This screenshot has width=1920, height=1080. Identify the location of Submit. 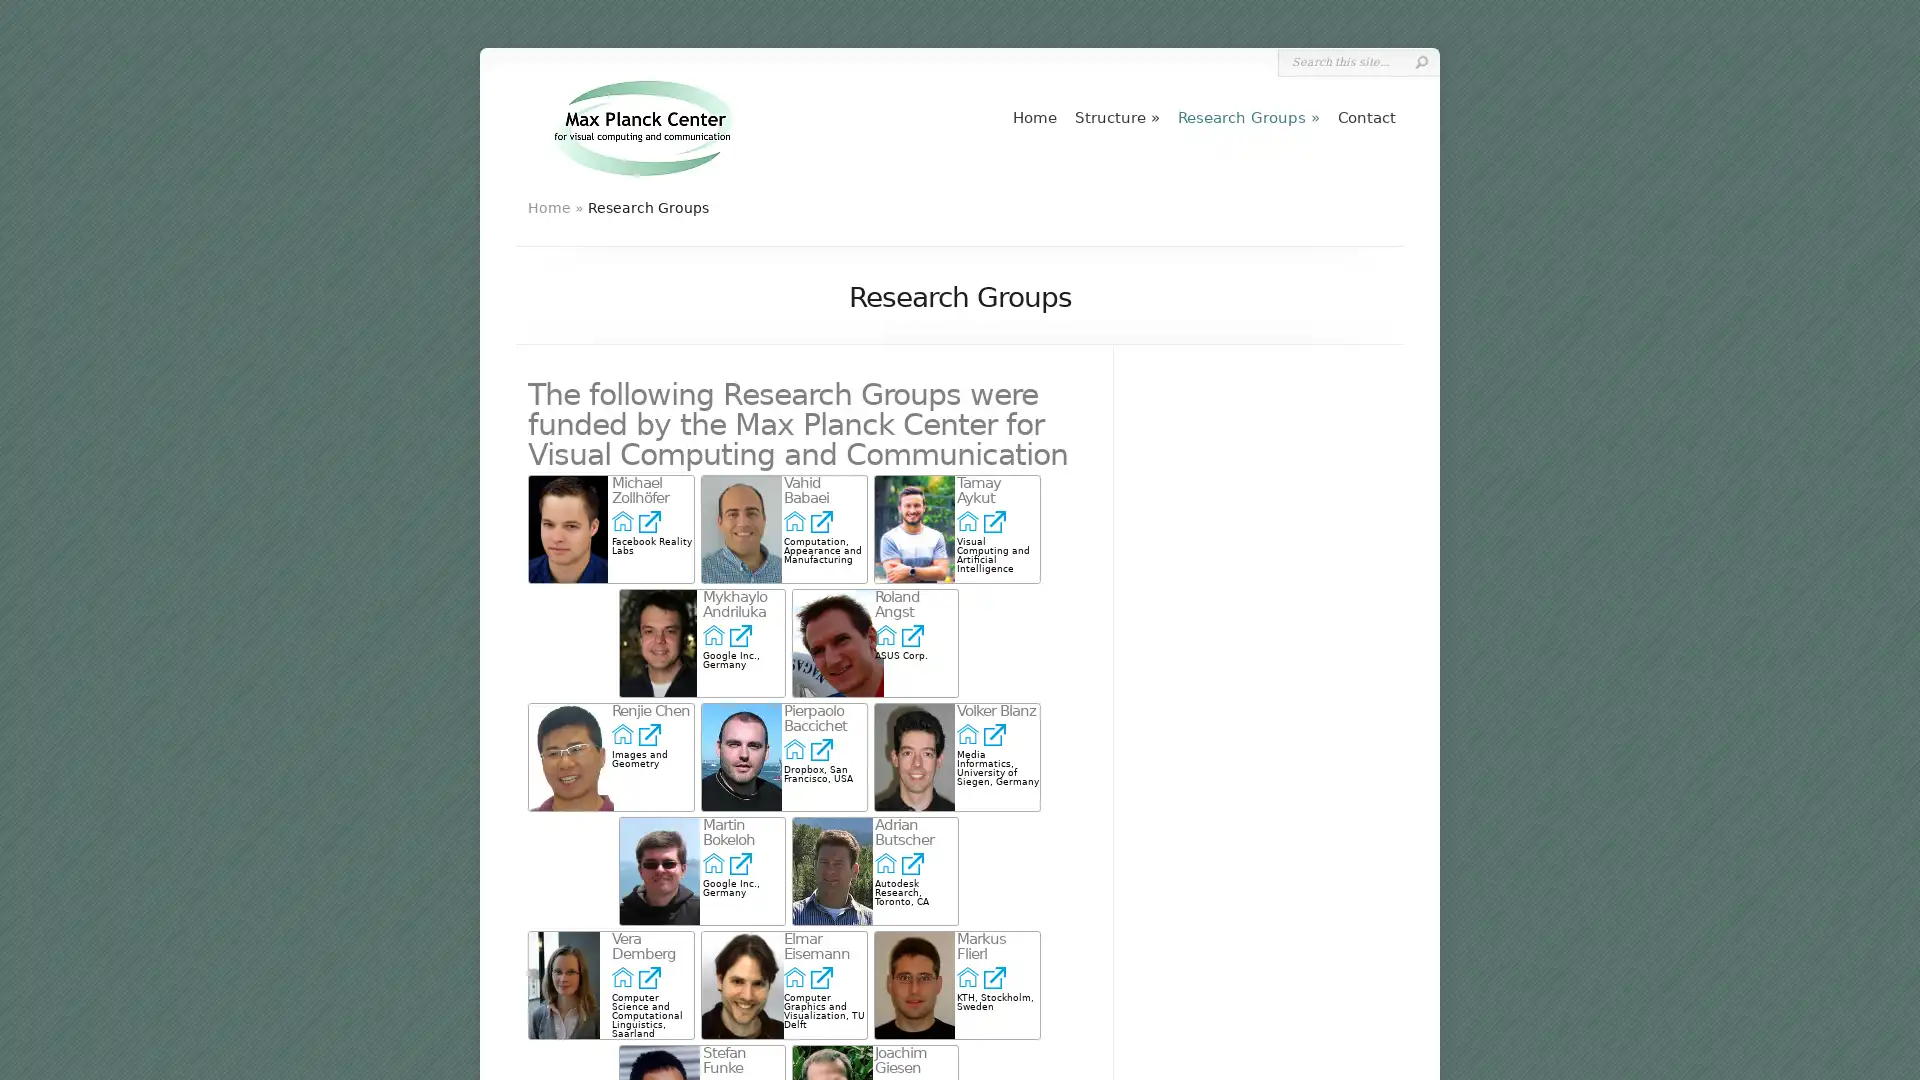
(1420, 61).